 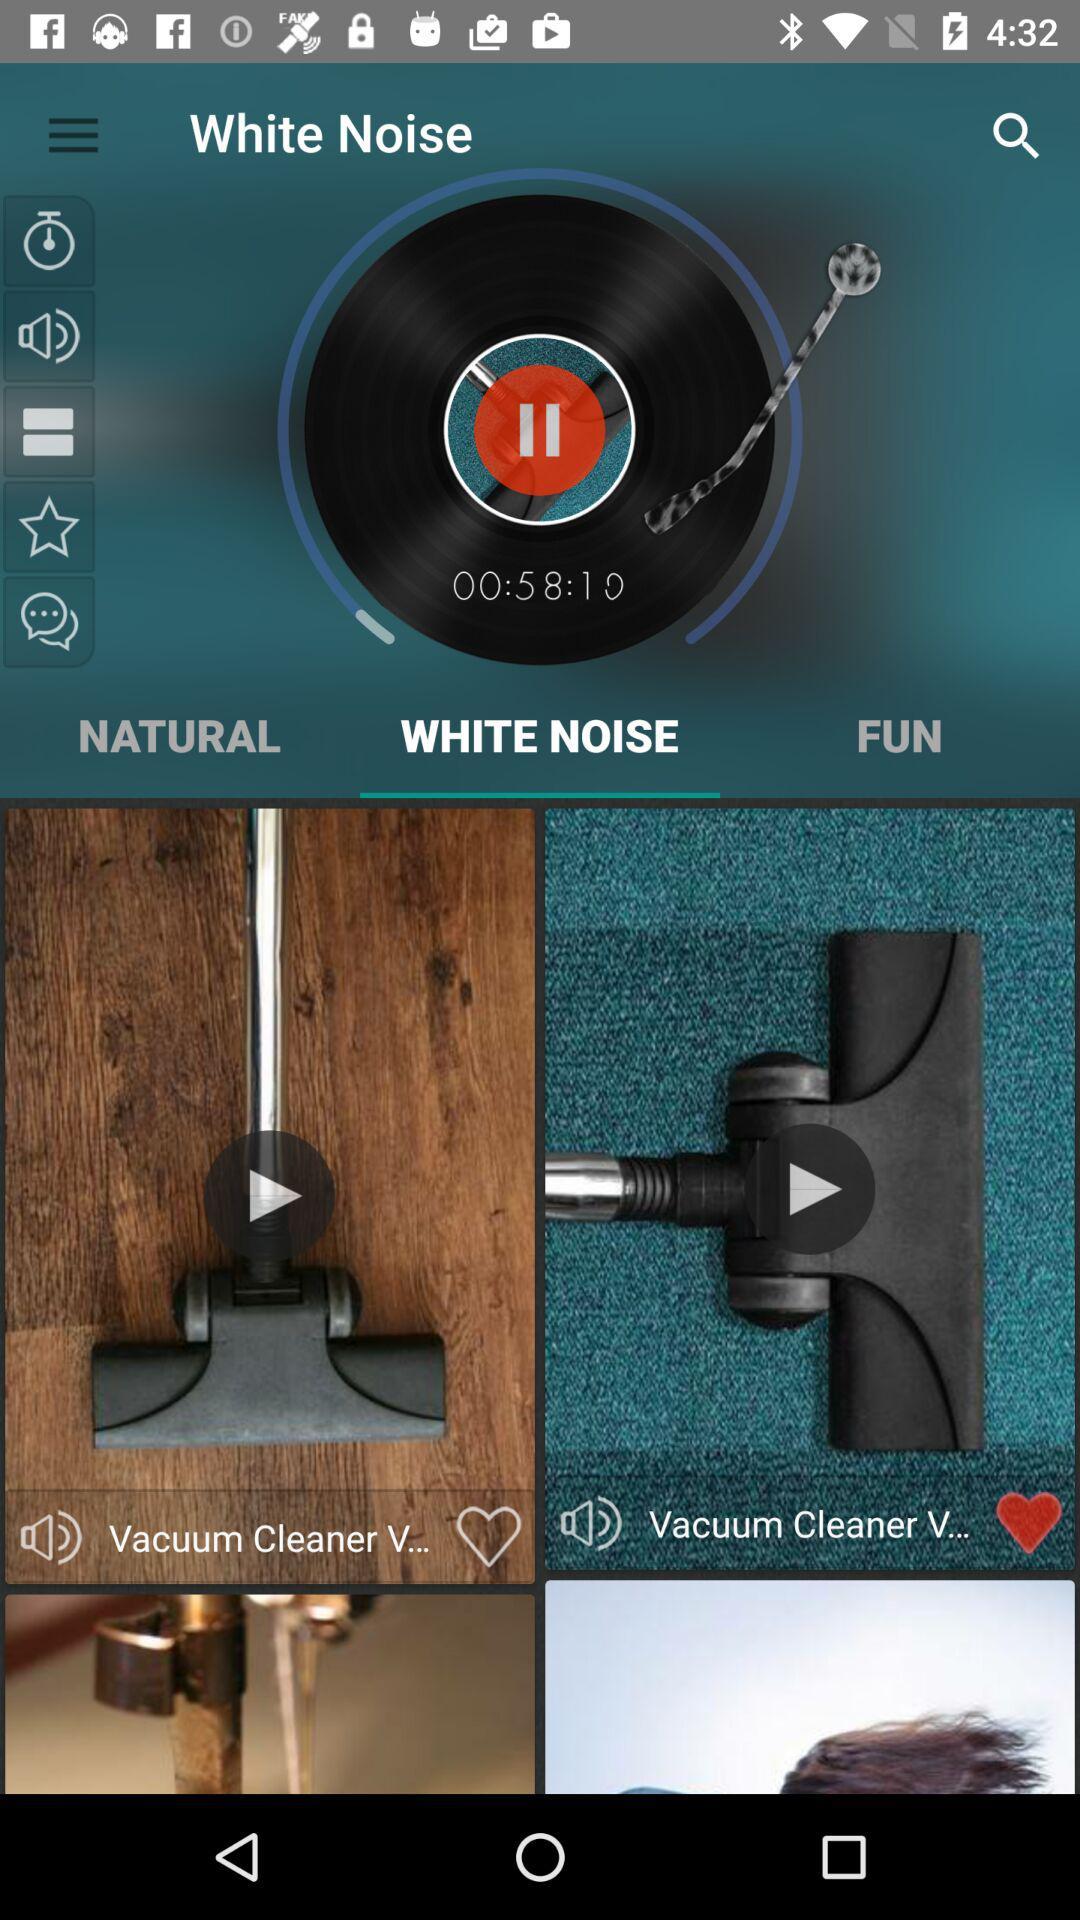 What do you see at coordinates (268, 1195) in the screenshot?
I see `play` at bounding box center [268, 1195].